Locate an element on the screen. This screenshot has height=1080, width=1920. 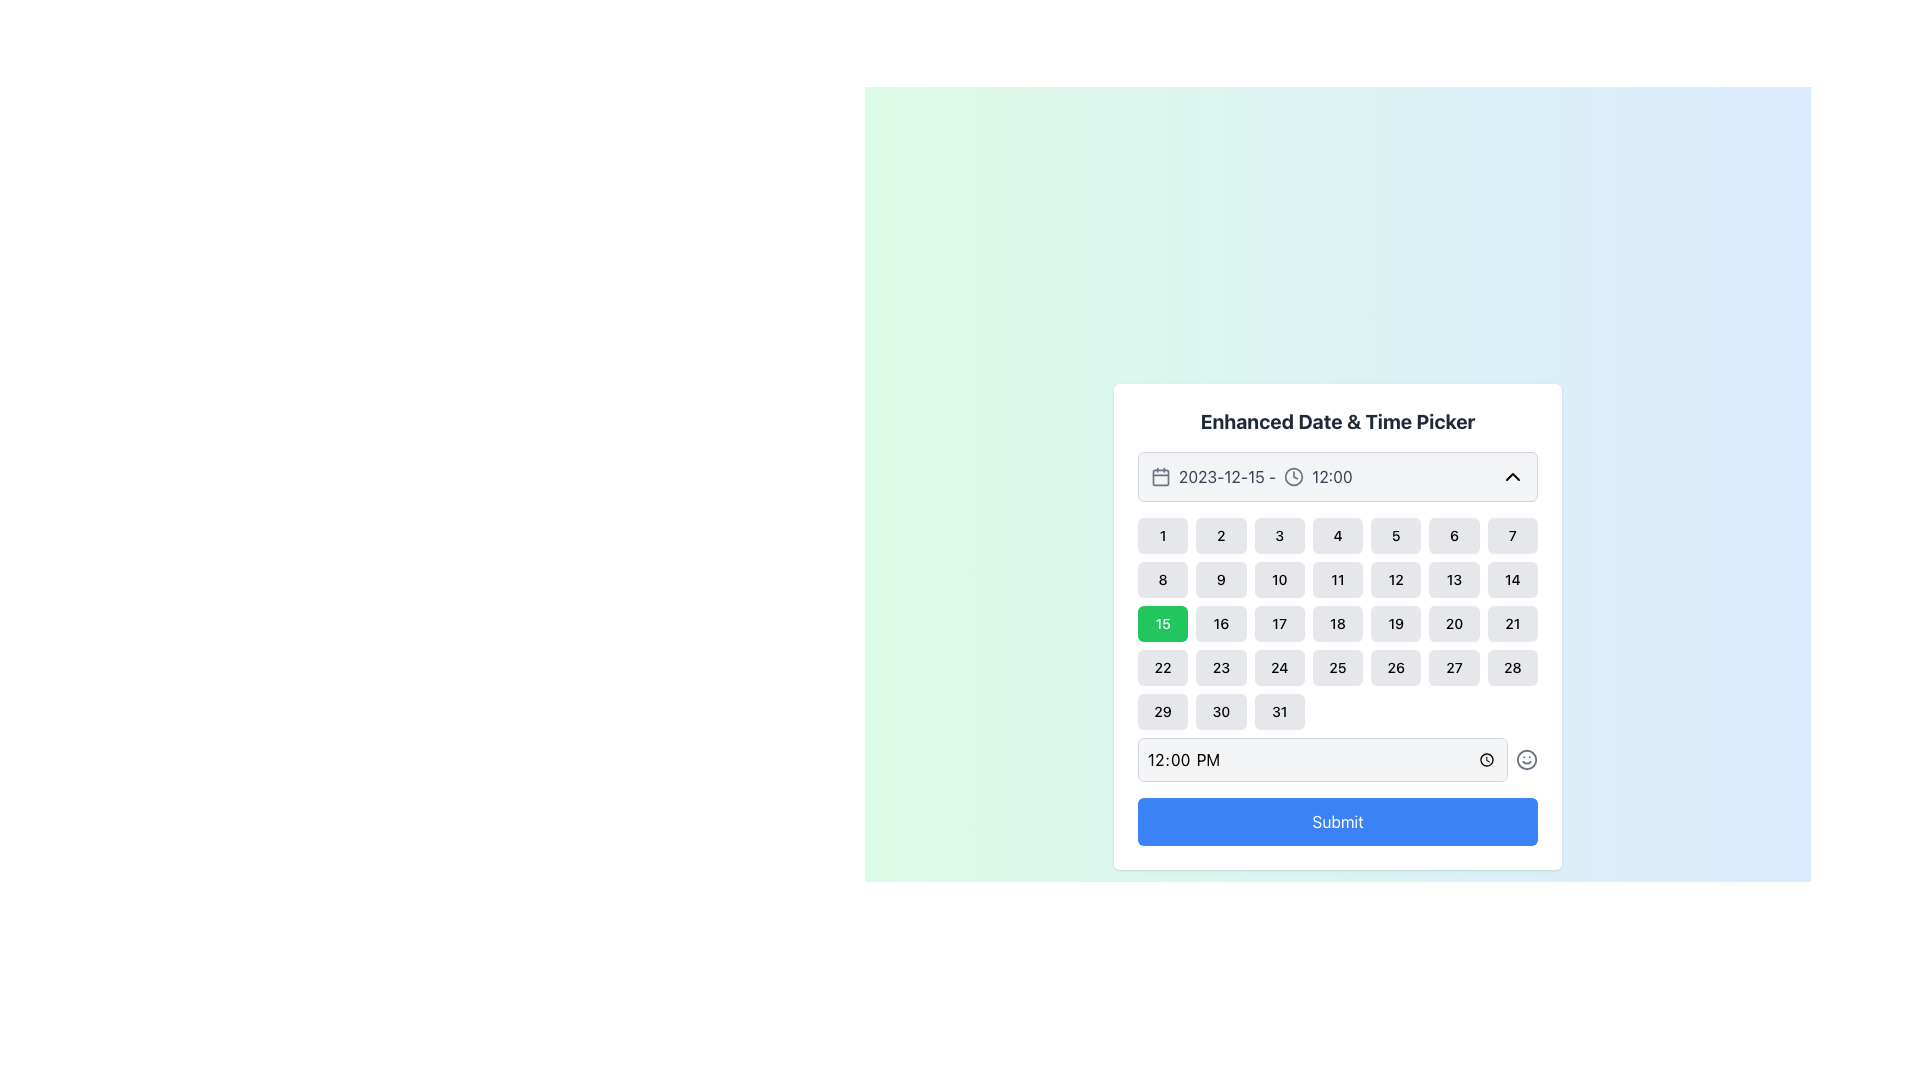
the decorative SVG icon located to the right of the time input box is located at coordinates (1525, 759).